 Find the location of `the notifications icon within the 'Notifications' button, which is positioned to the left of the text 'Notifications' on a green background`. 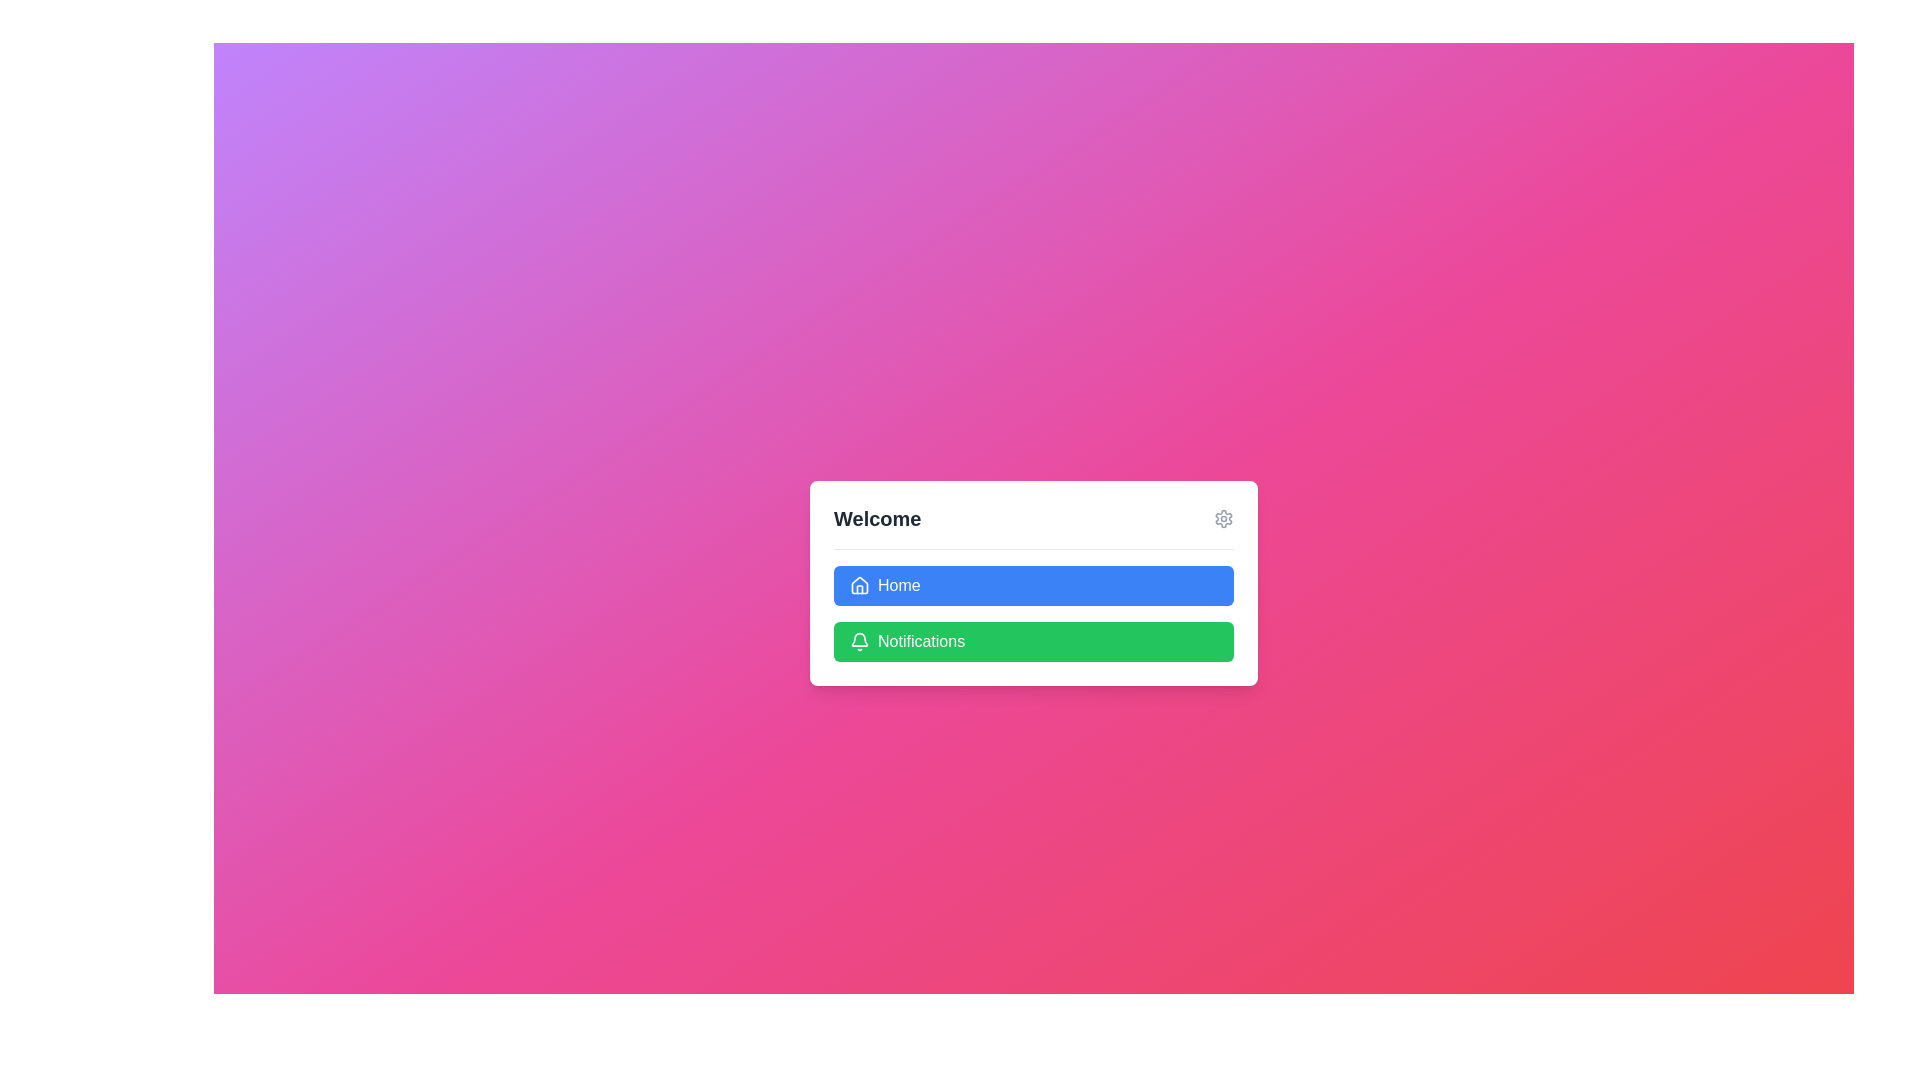

the notifications icon within the 'Notifications' button, which is positioned to the left of the text 'Notifications' on a green background is located at coordinates (859, 640).